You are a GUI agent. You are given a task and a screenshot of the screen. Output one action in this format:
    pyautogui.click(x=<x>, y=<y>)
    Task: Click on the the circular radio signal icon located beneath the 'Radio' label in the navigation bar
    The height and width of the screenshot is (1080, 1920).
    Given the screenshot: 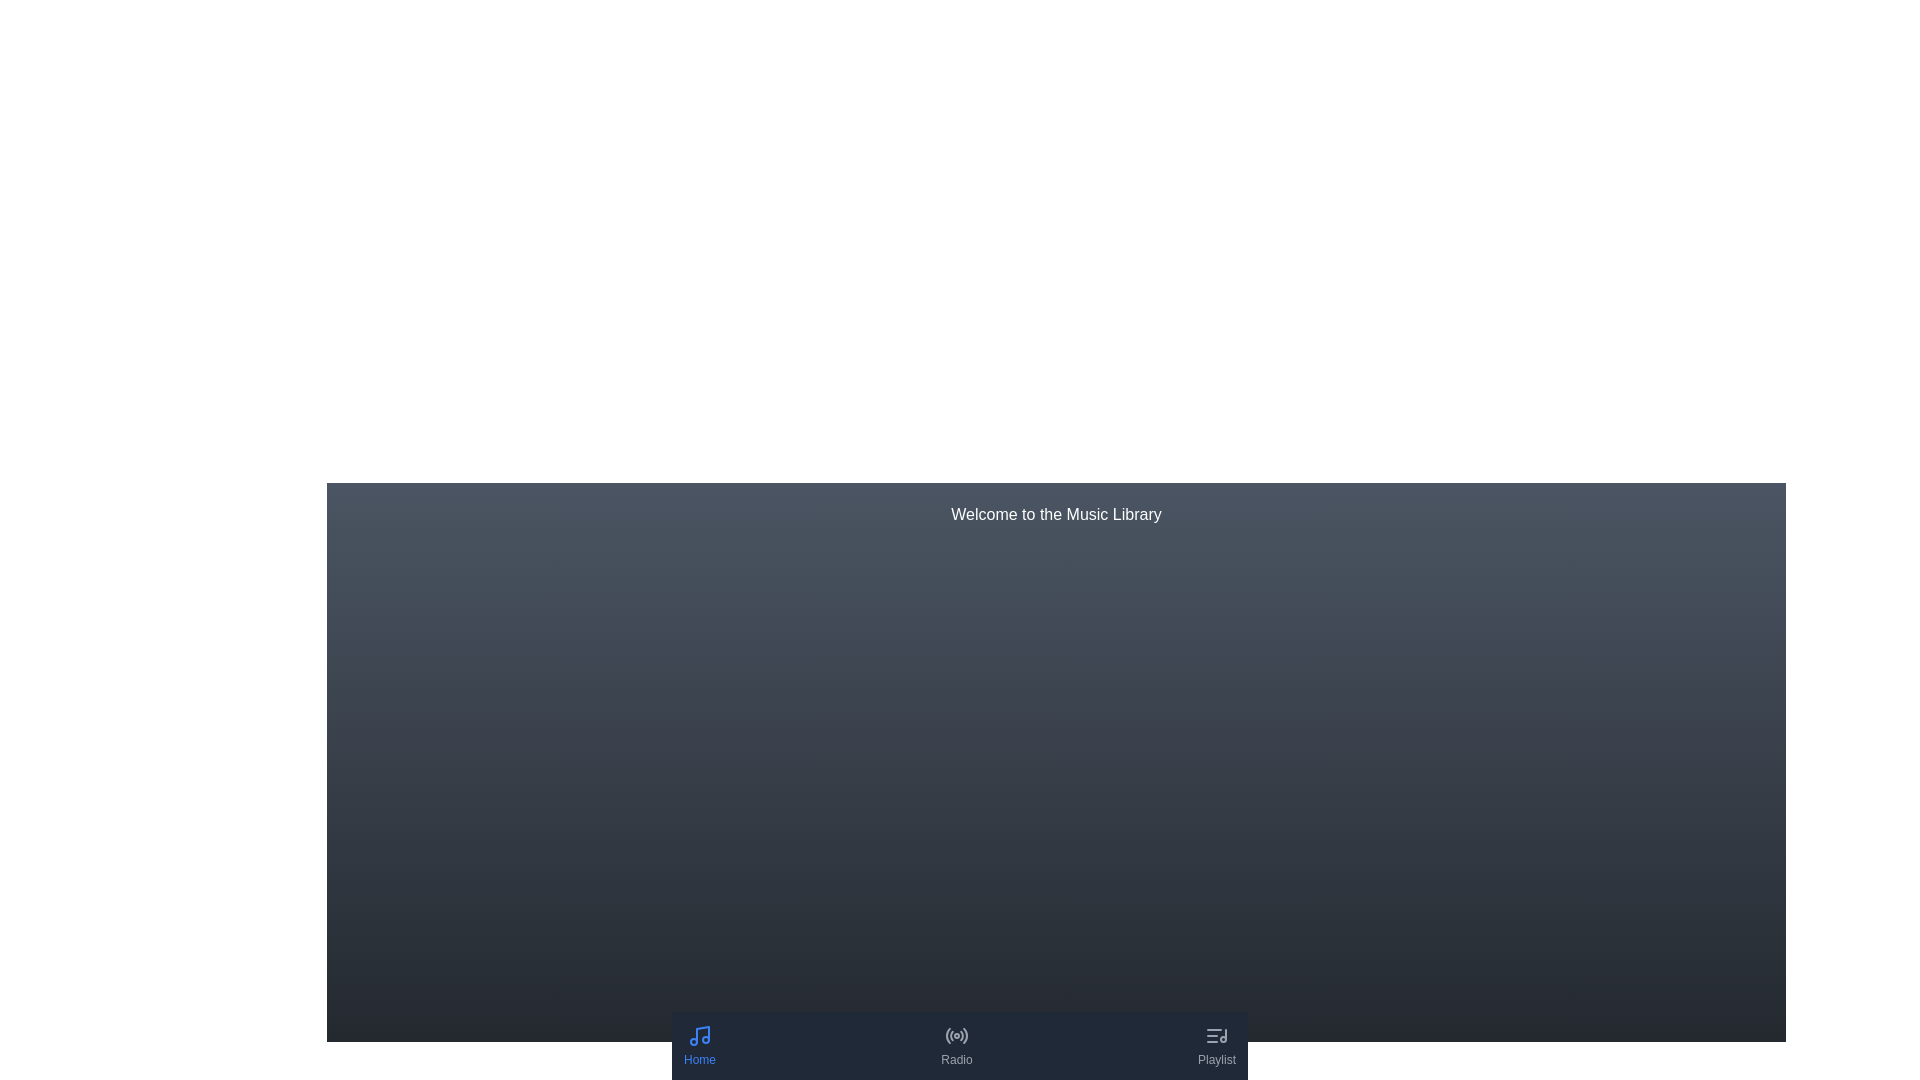 What is the action you would take?
    pyautogui.click(x=955, y=1035)
    